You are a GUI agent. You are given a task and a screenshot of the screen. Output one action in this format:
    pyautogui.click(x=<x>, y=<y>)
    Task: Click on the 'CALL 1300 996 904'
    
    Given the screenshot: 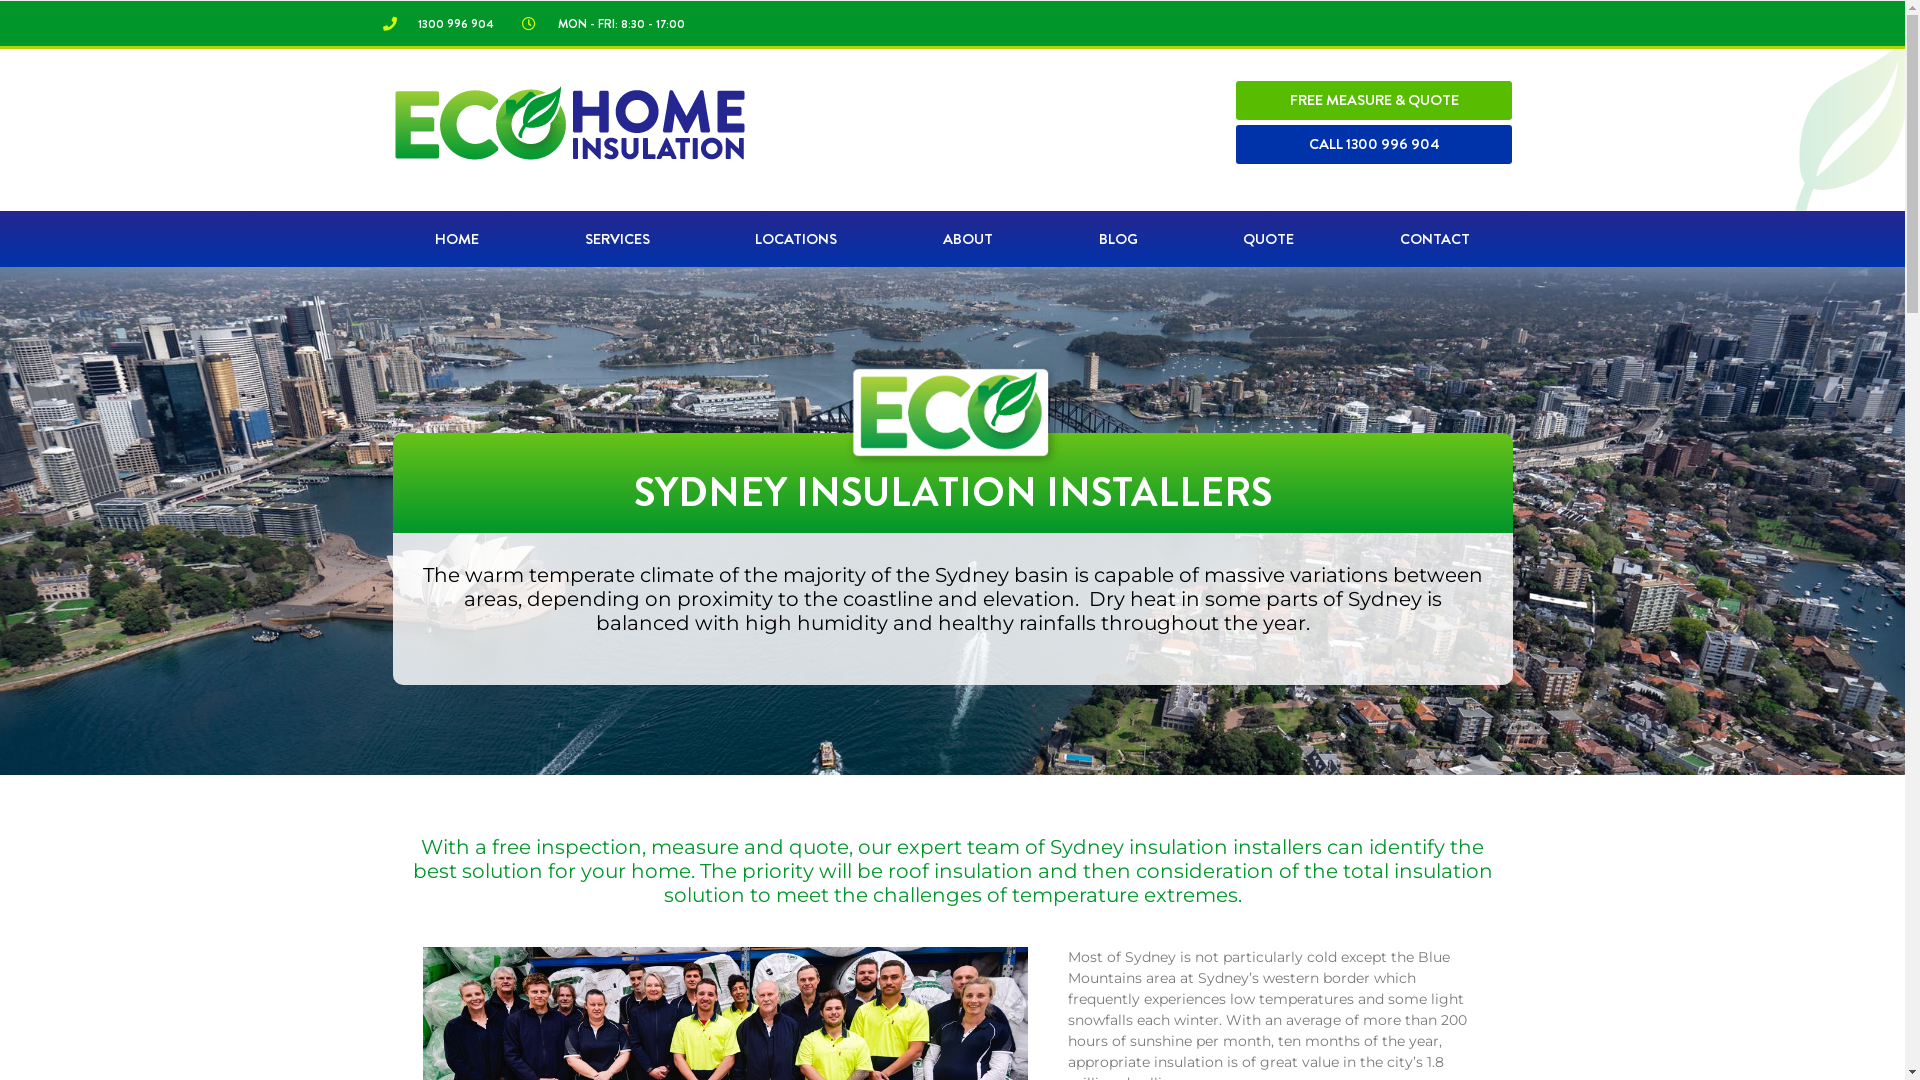 What is the action you would take?
    pyautogui.click(x=1372, y=143)
    